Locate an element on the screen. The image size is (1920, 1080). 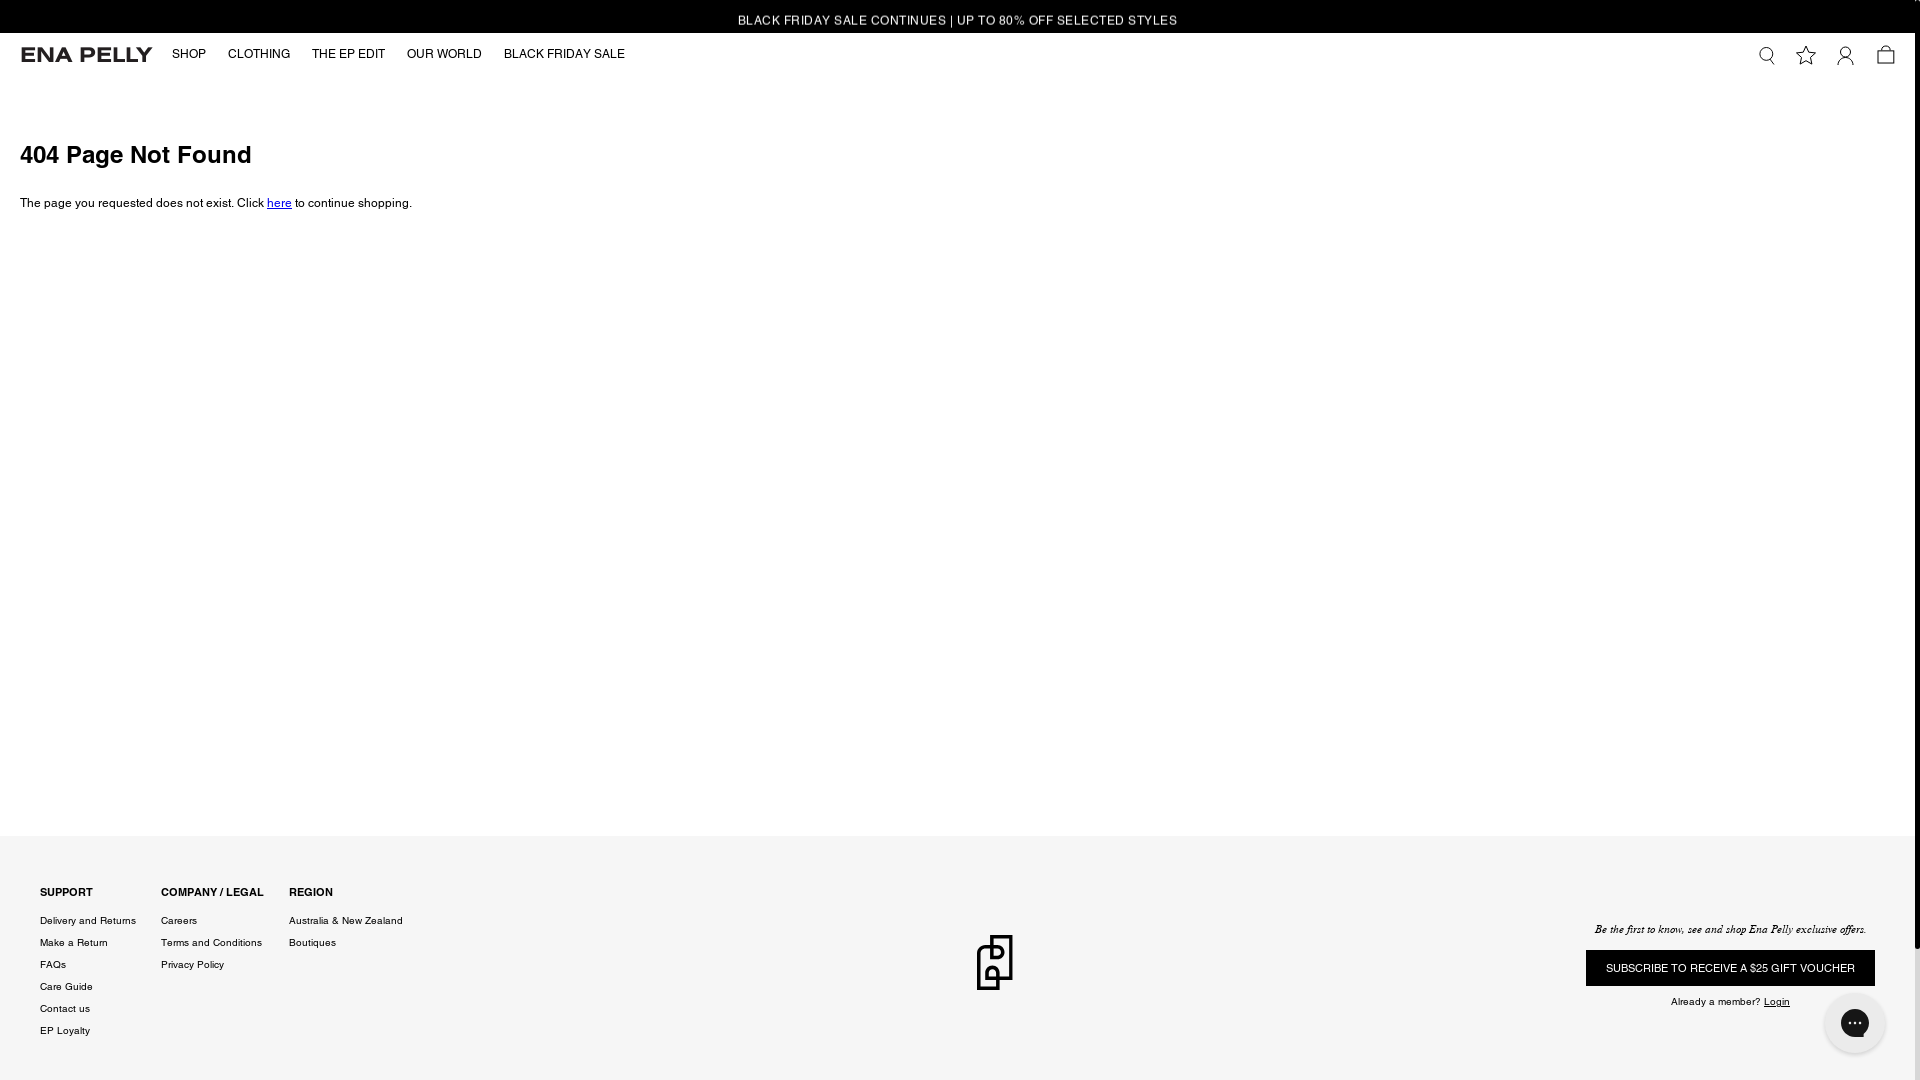
'BLACK FRIDAY SALE CONTINUES | UP TO 80% OFF SELECTED STYLES' is located at coordinates (956, 16).